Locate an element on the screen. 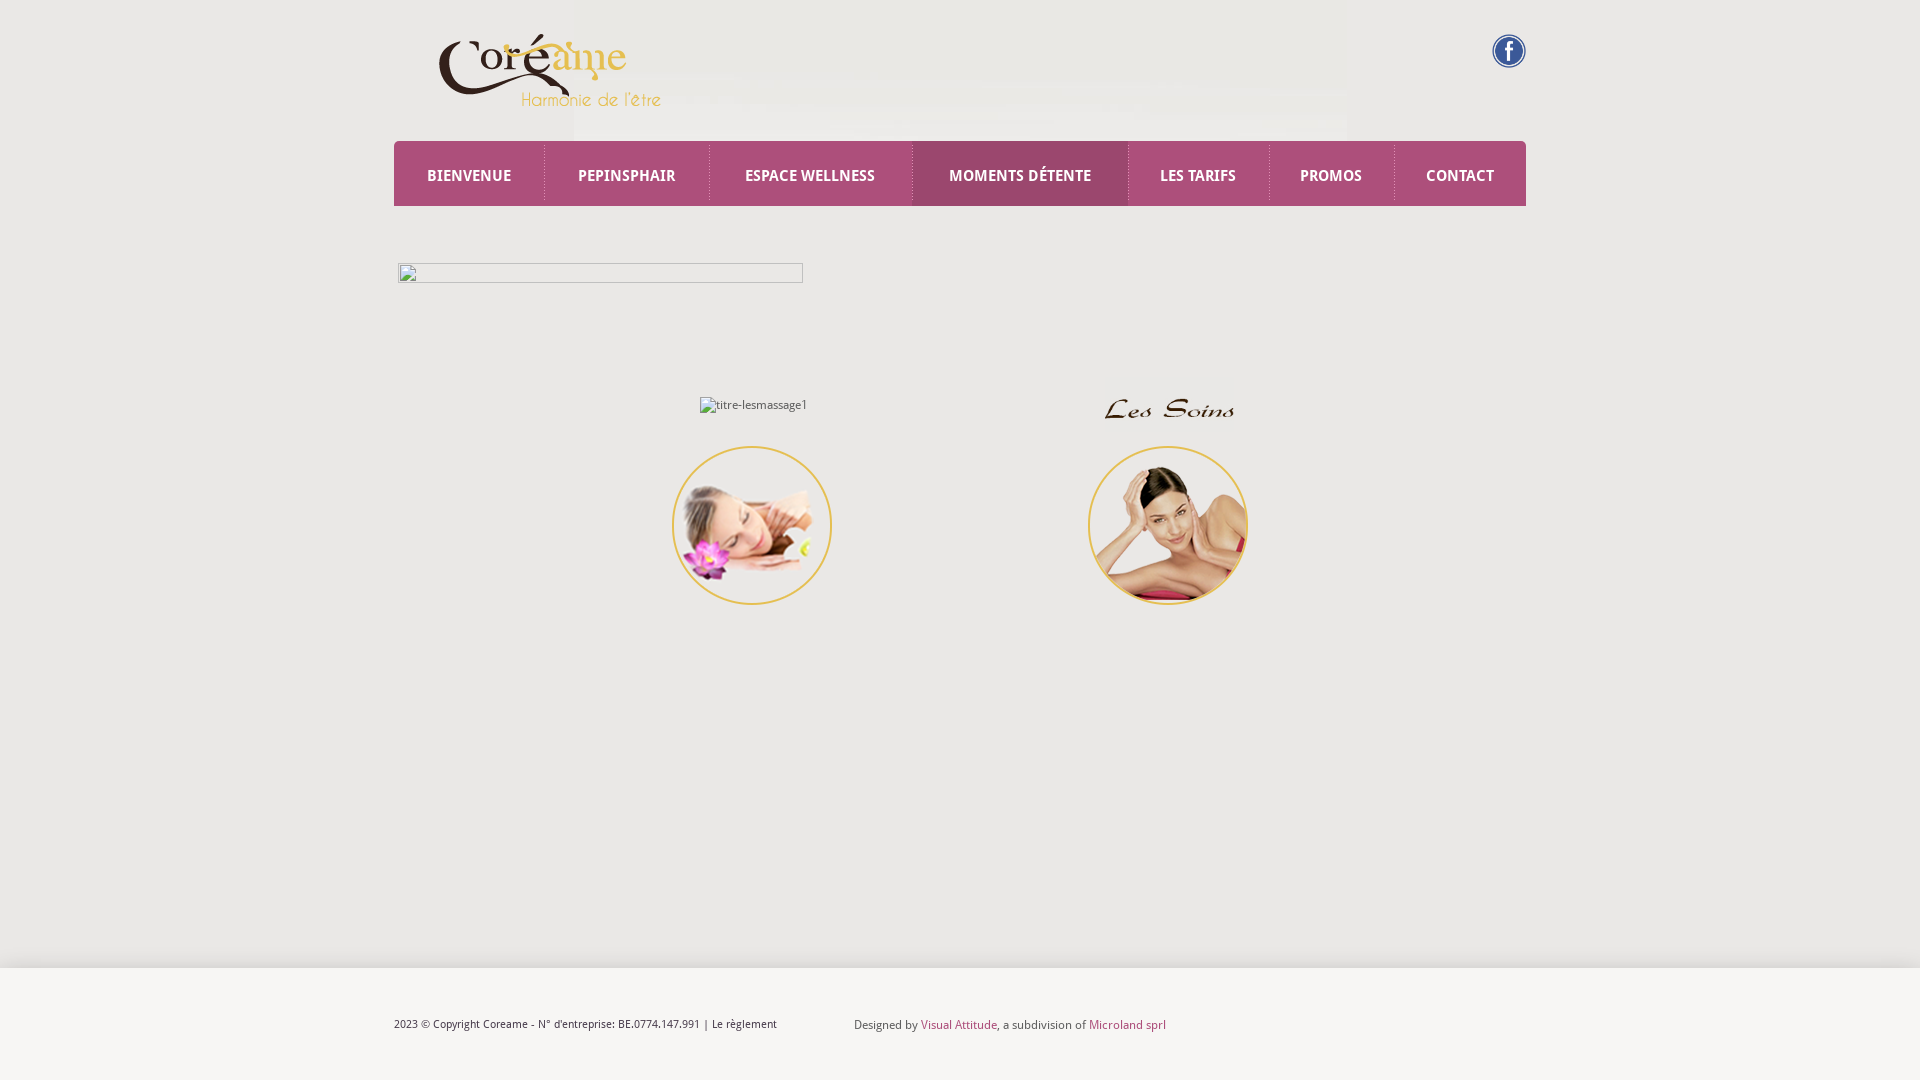  'PROMOS' is located at coordinates (1331, 172).